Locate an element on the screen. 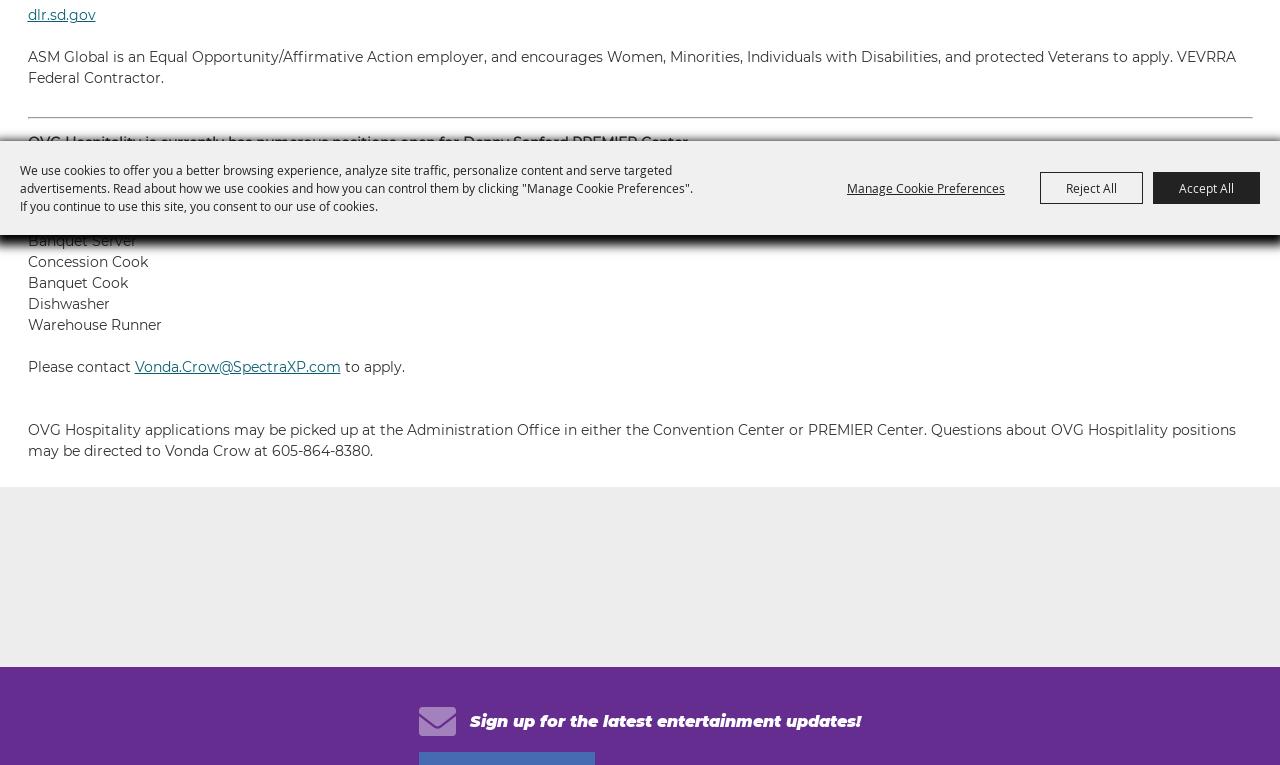 Image resolution: width=1280 pixels, height=765 pixels. 'Concessionaire' is located at coordinates (80, 220).